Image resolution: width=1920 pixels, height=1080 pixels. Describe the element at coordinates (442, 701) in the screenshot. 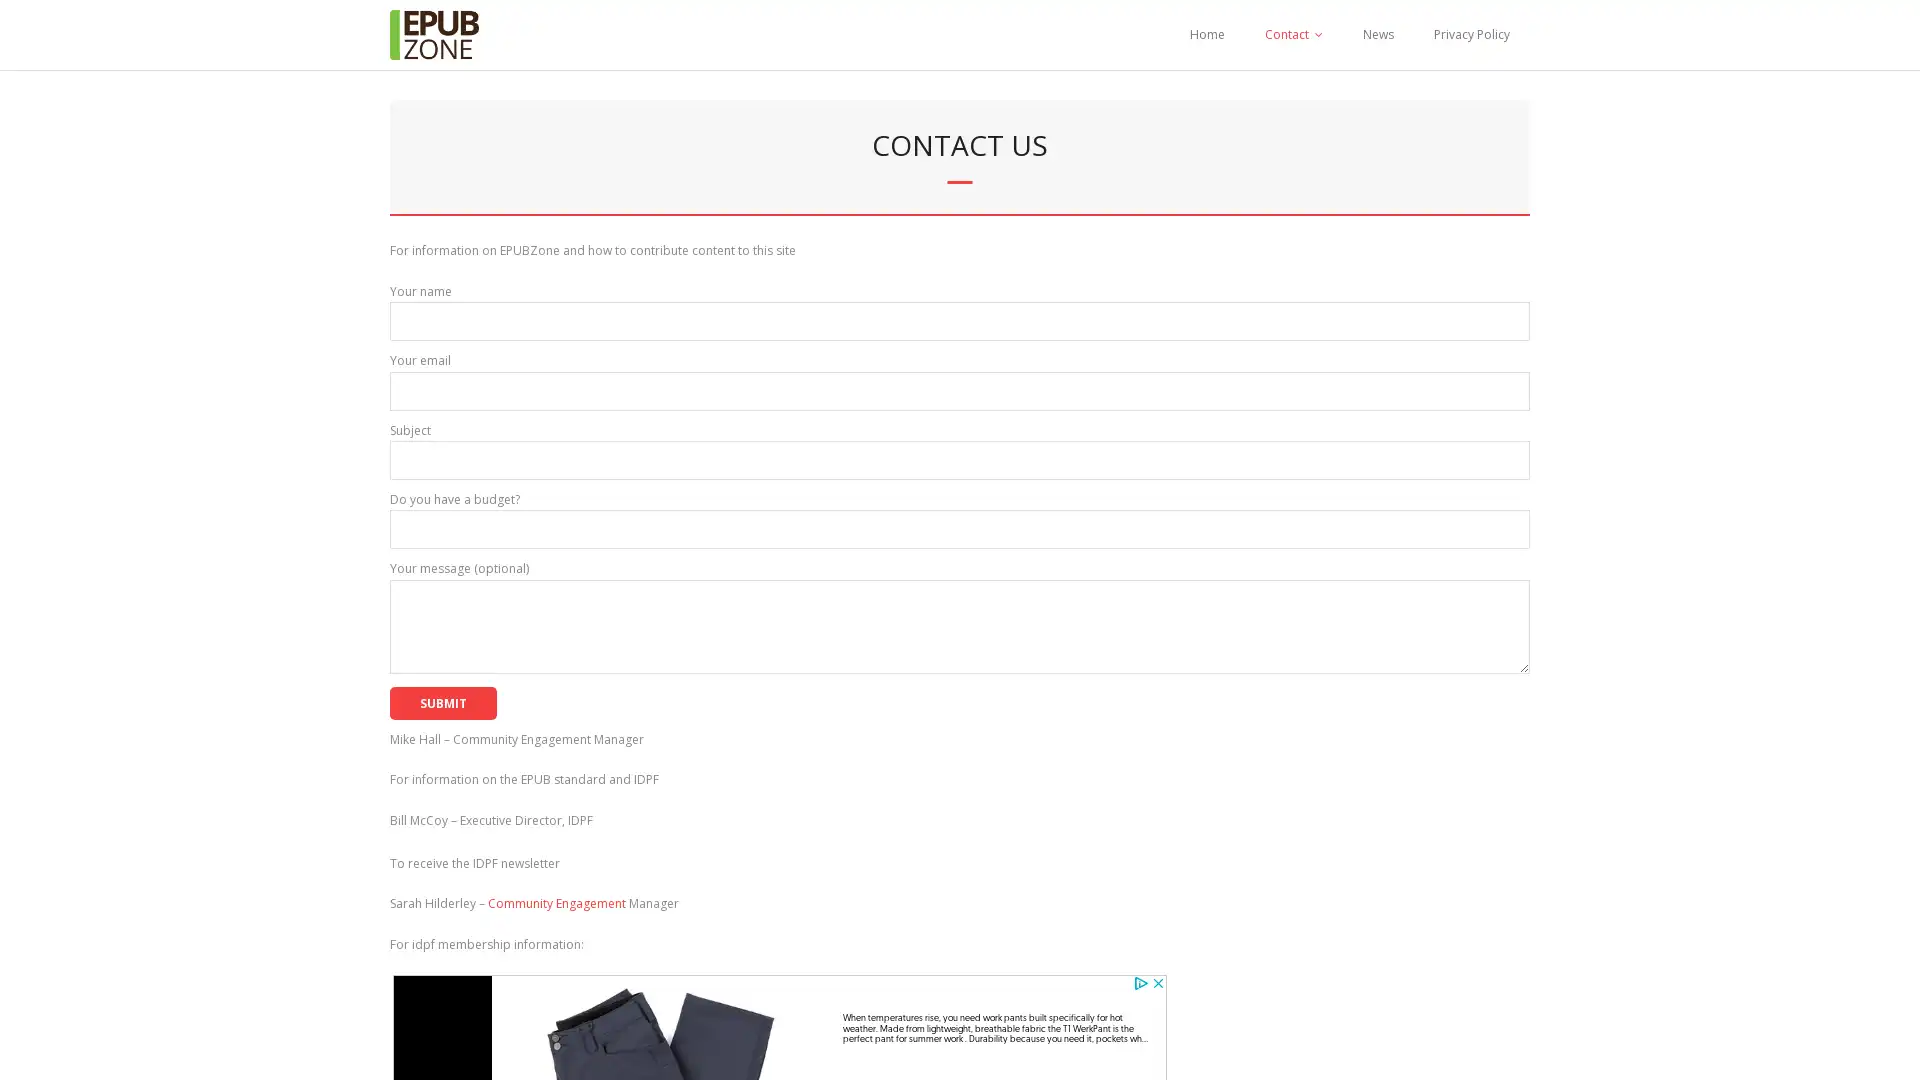

I see `Submit` at that location.